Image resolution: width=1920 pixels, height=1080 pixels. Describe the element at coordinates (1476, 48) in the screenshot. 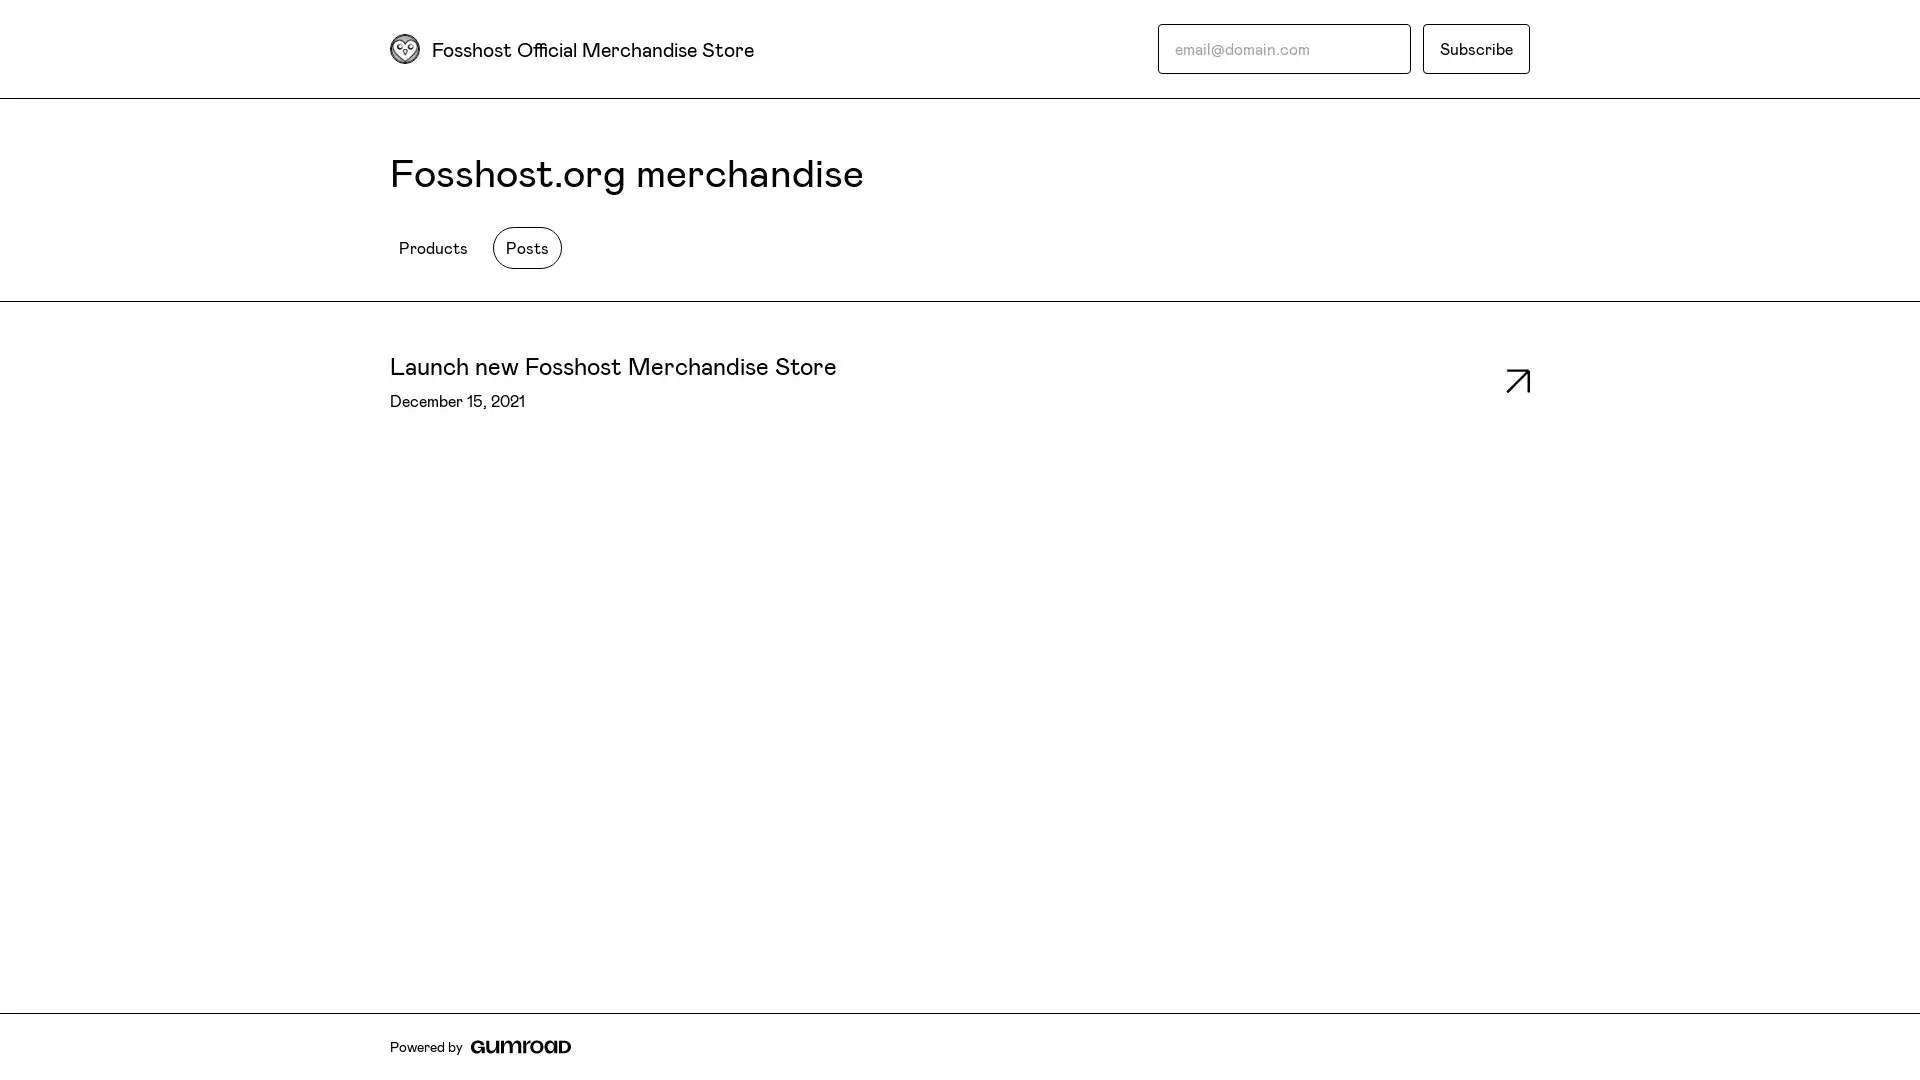

I see `Subscribe` at that location.